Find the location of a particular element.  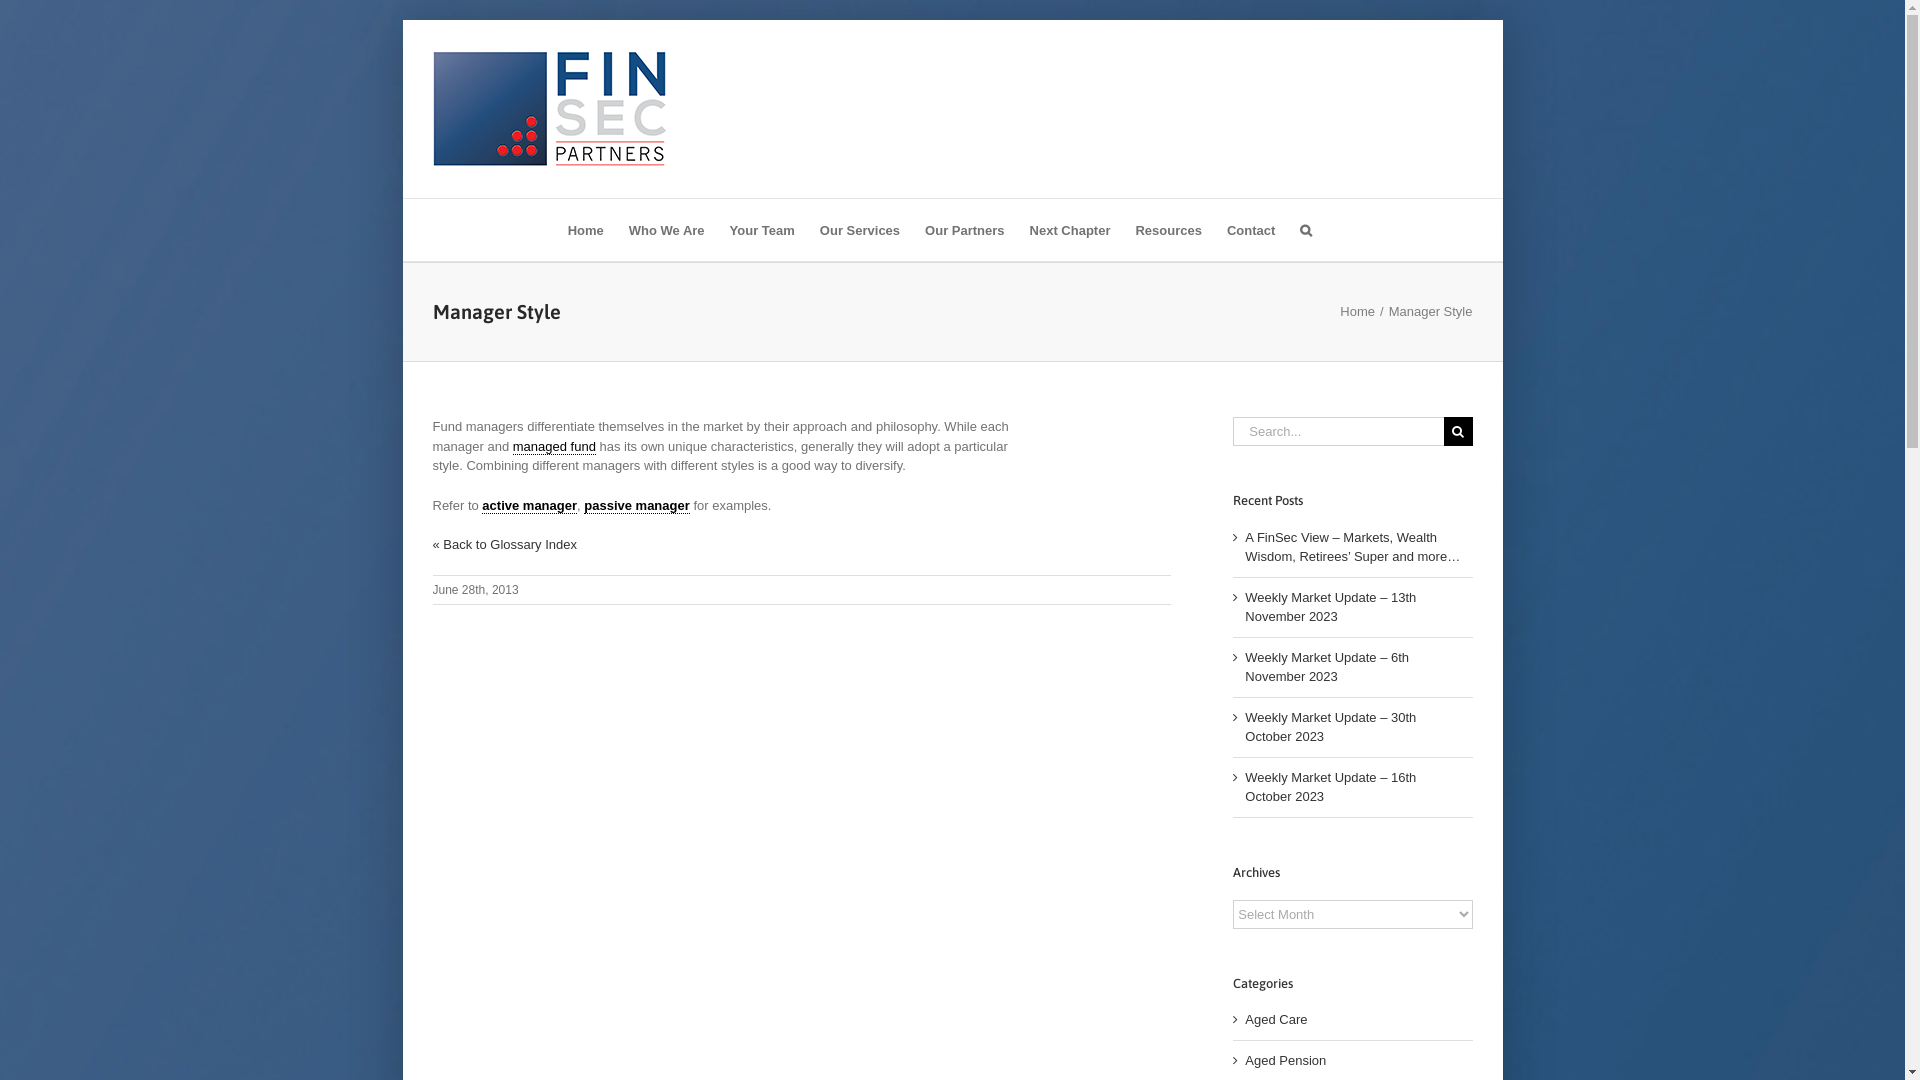

'Resources' is located at coordinates (1167, 229).